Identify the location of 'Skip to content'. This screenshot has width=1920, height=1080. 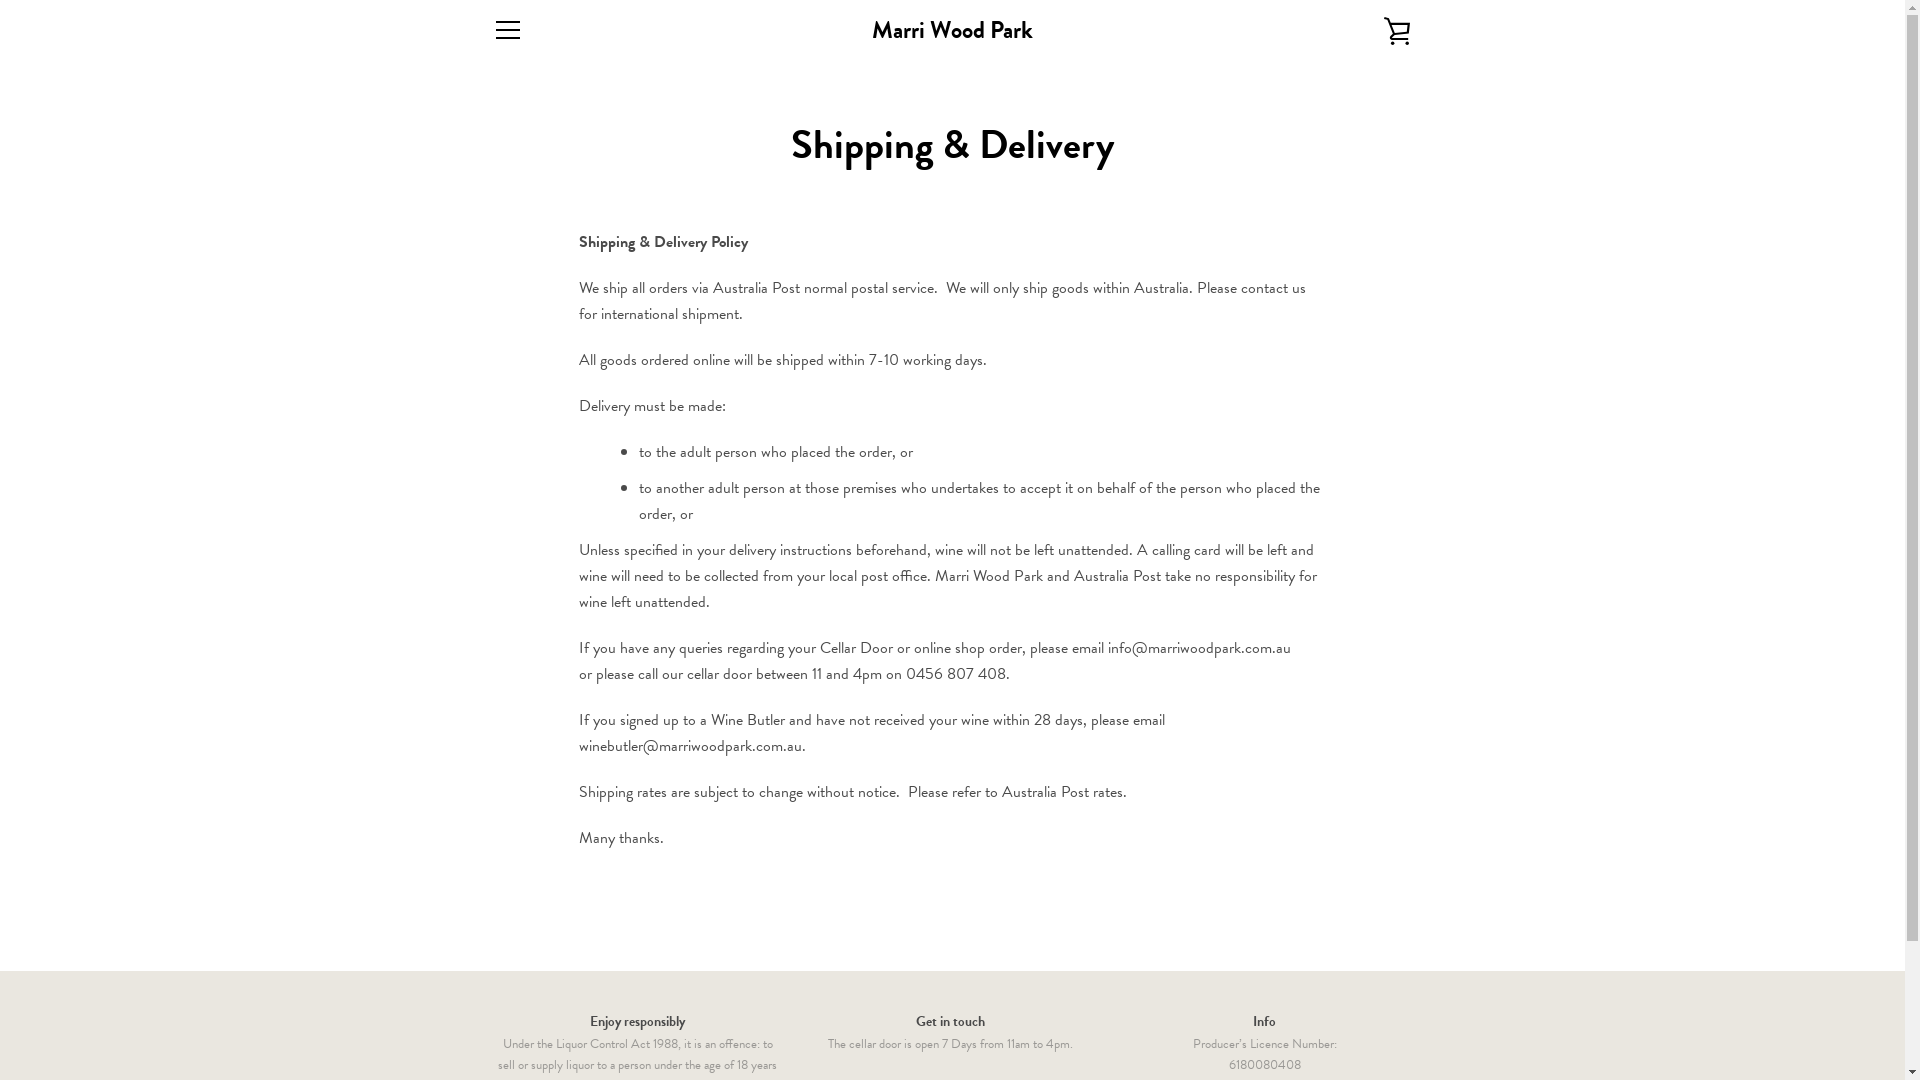
(0, 0).